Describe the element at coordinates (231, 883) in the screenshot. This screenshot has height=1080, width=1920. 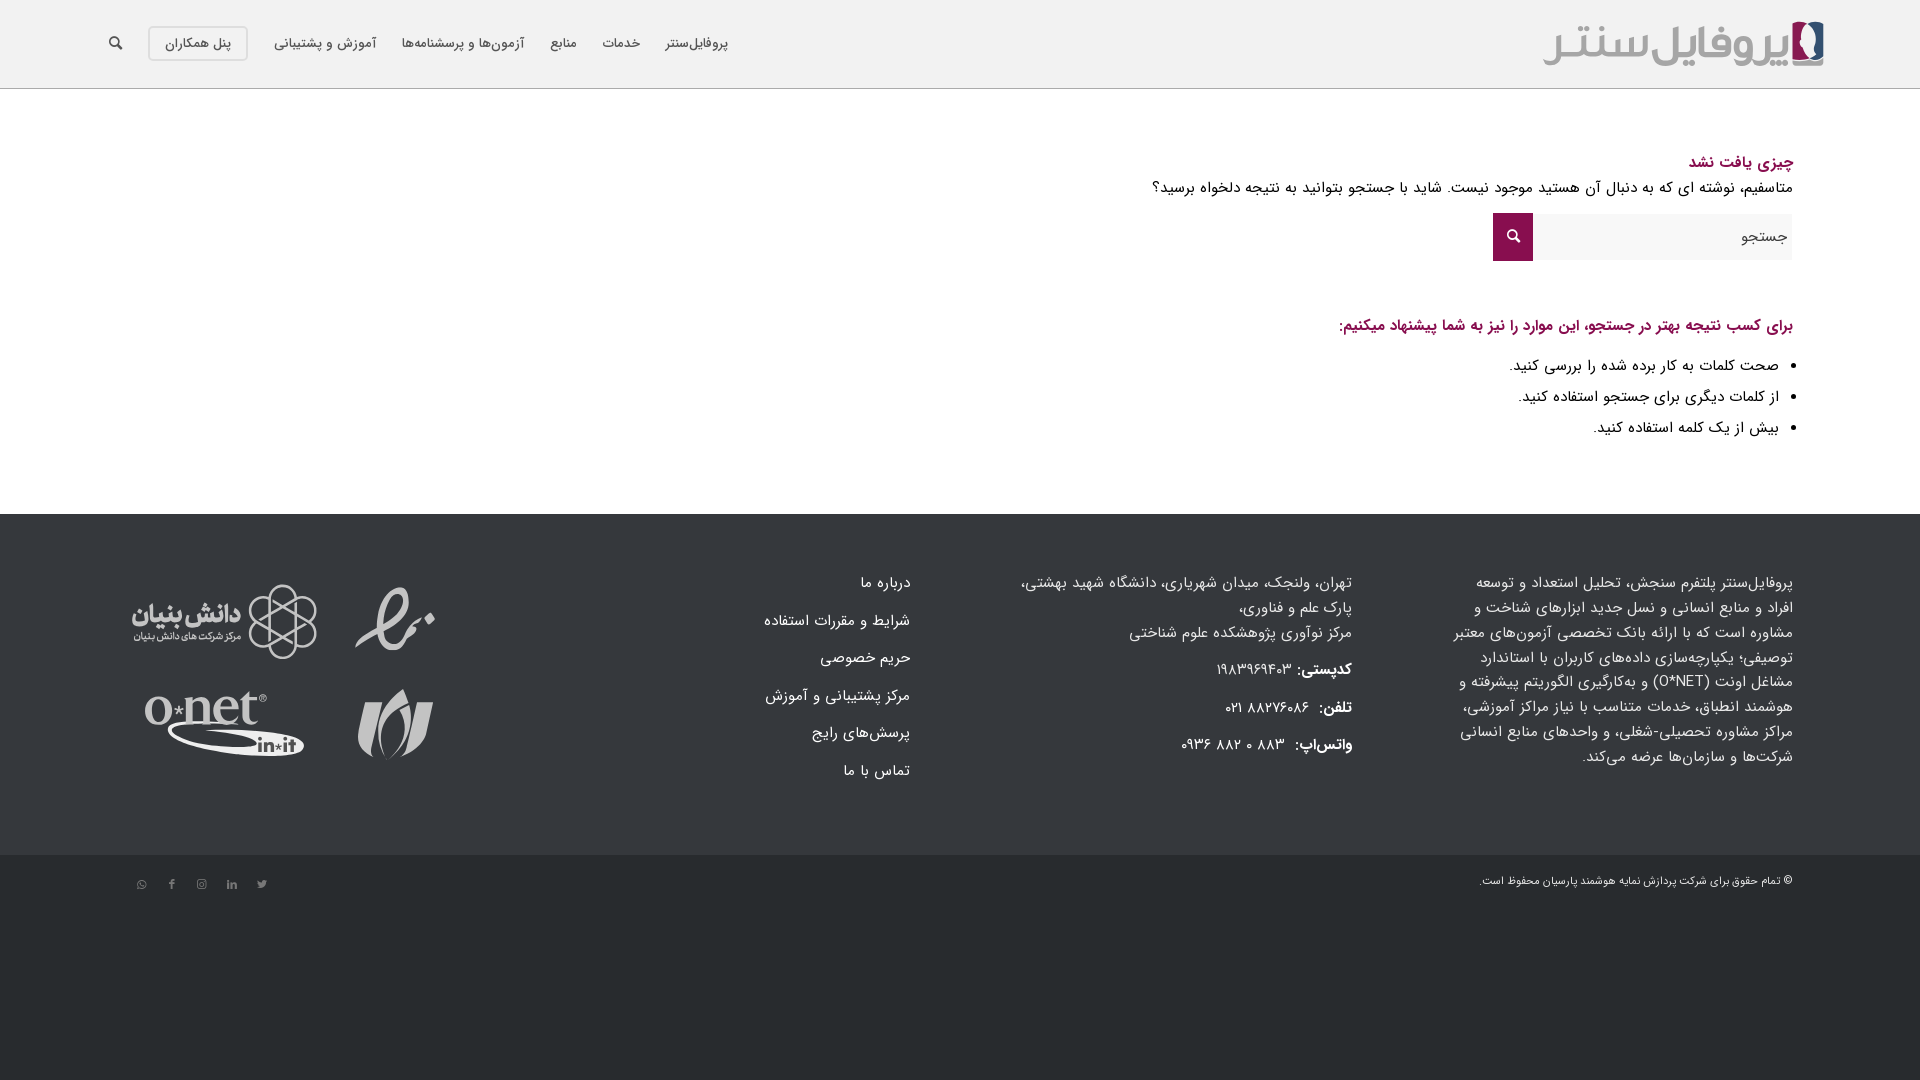
I see `'LinkedIn'` at that location.